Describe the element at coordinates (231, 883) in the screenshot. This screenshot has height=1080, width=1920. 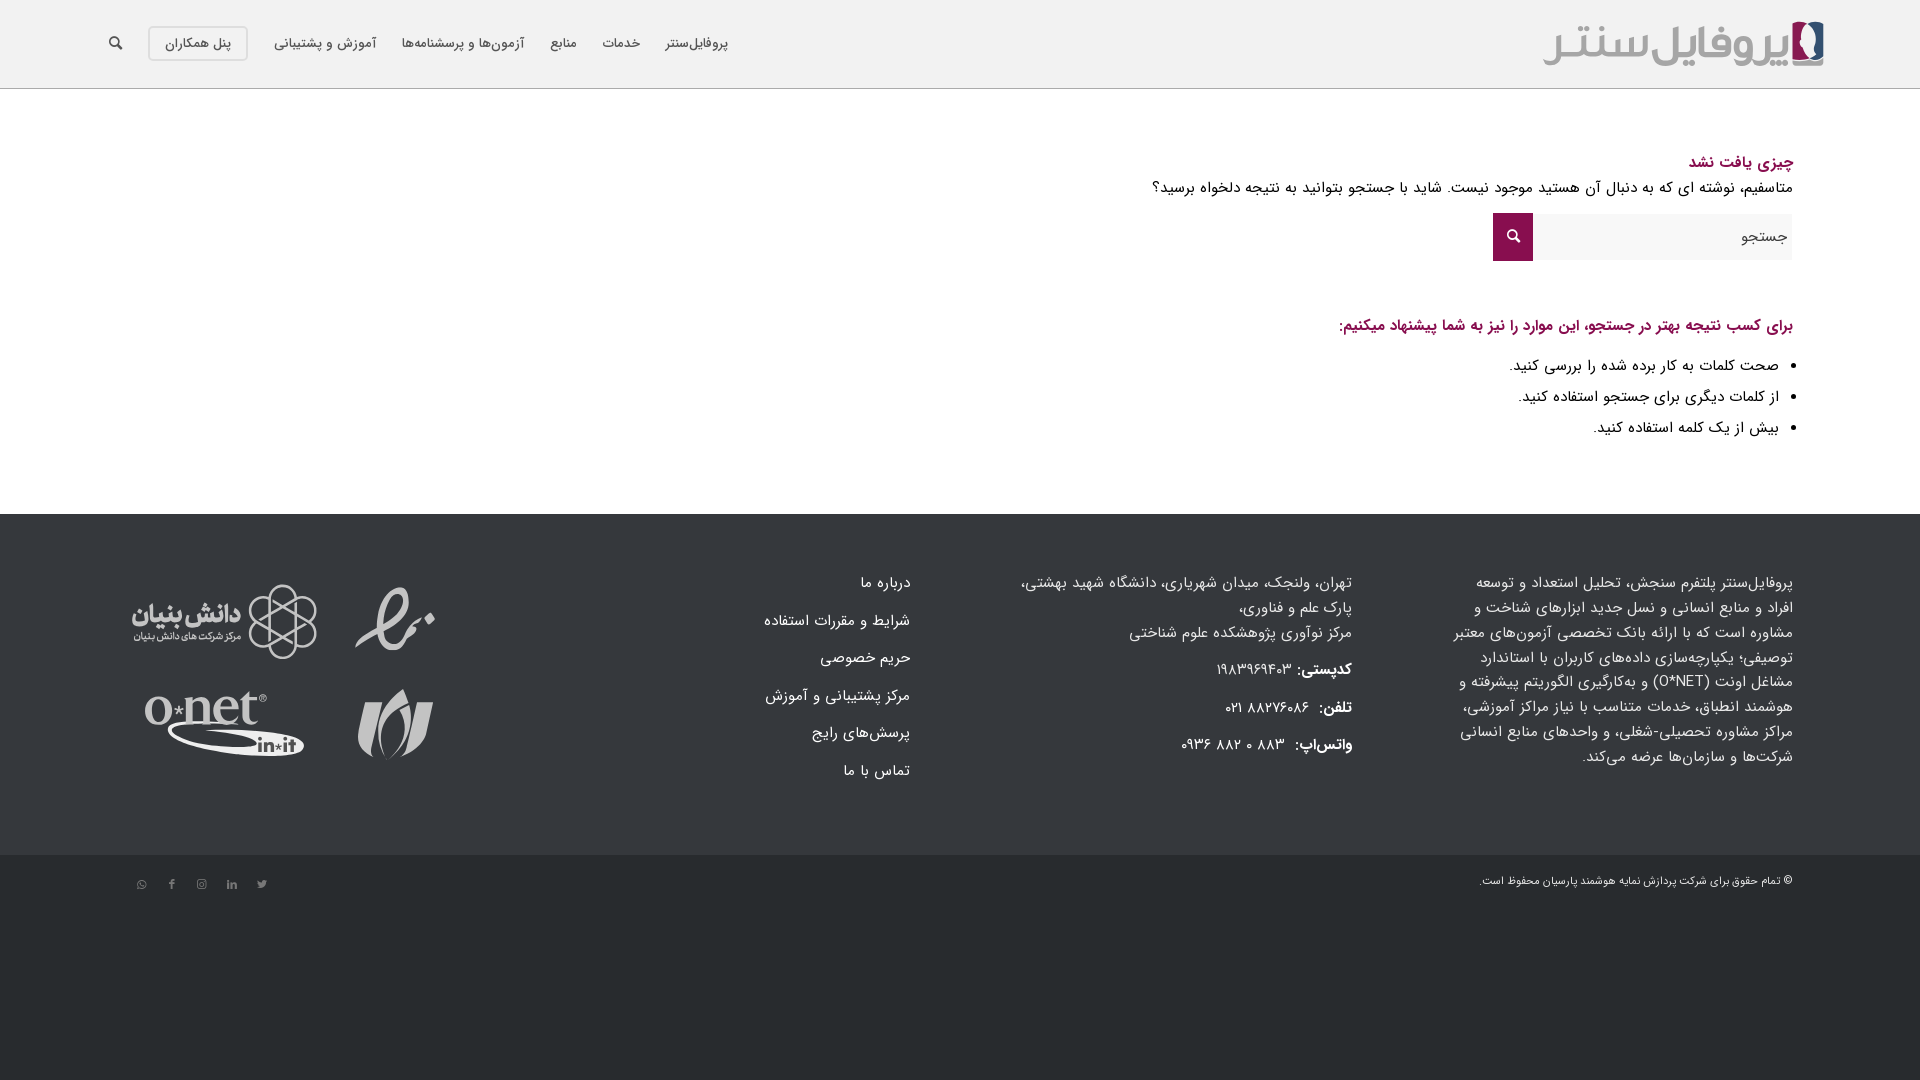
I see `'LinkedIn'` at that location.